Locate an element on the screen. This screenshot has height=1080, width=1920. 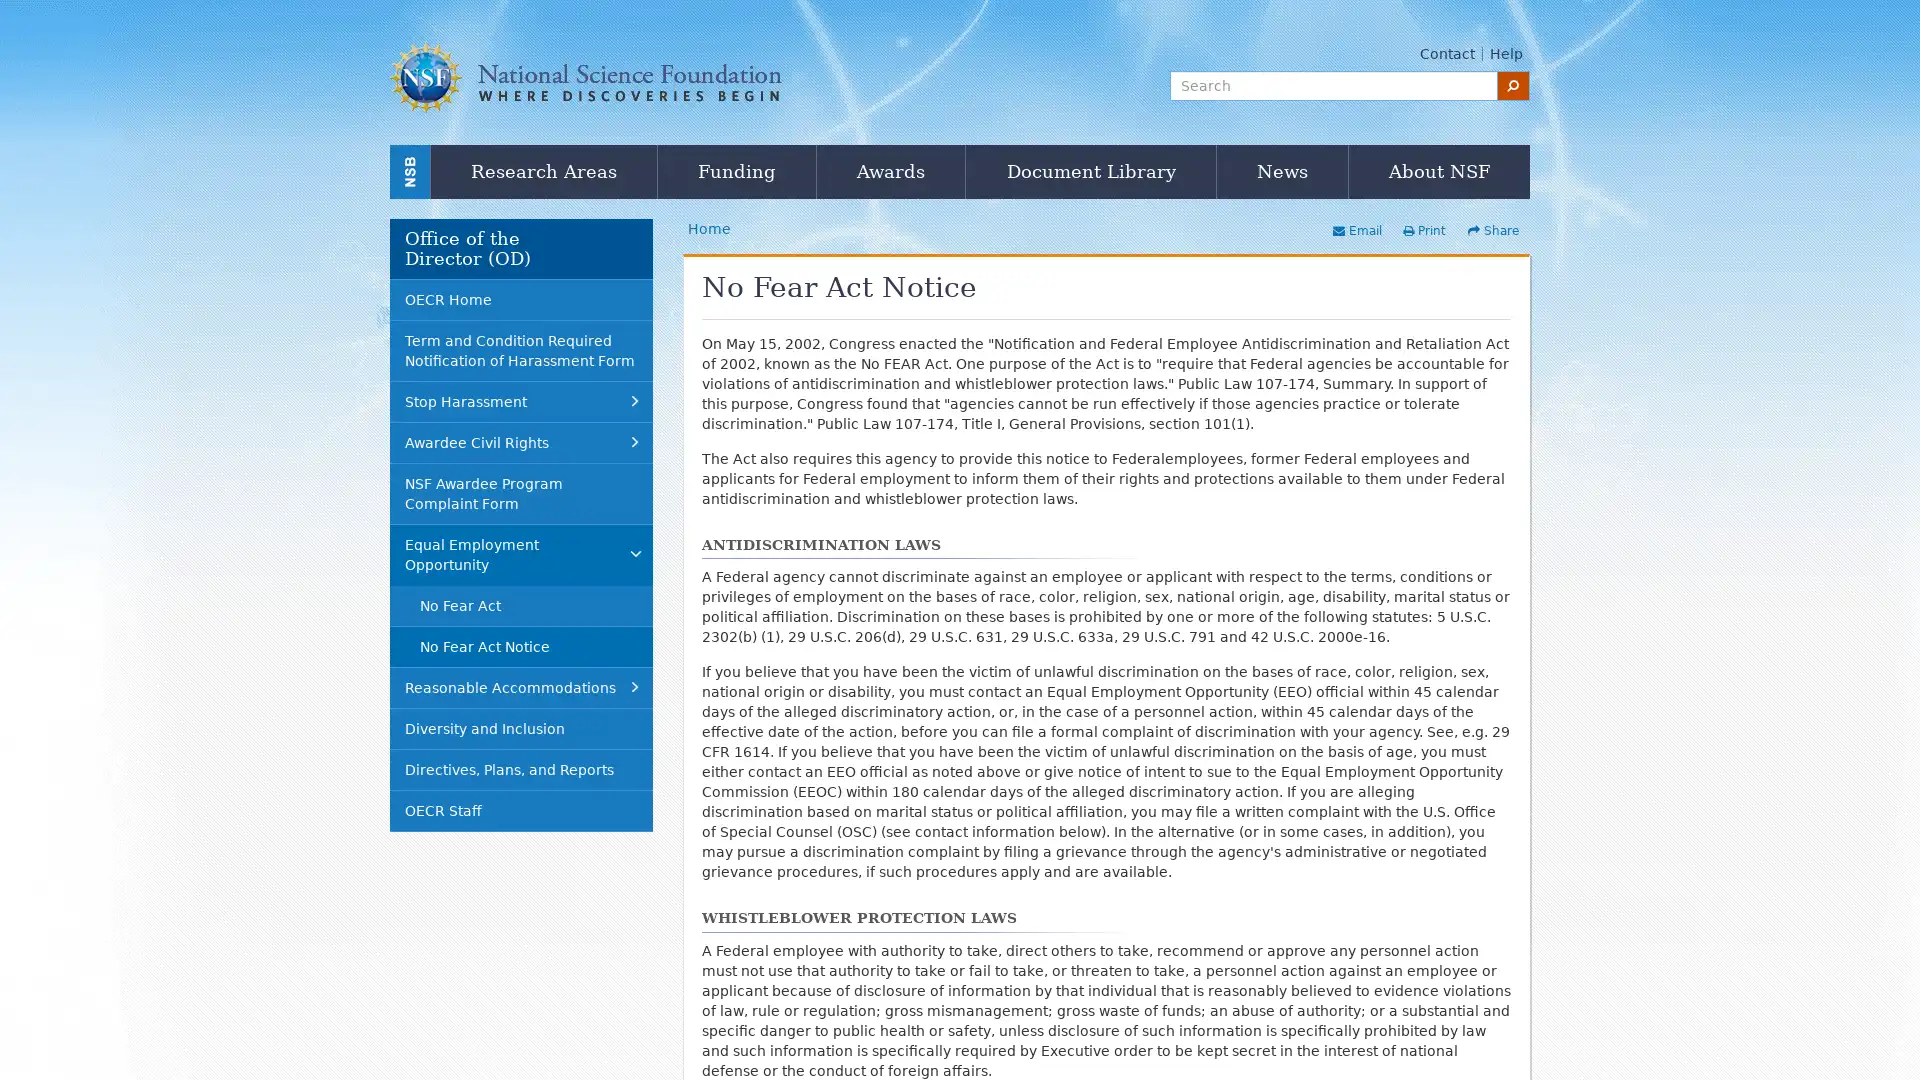
Print this page is located at coordinates (1422, 230).